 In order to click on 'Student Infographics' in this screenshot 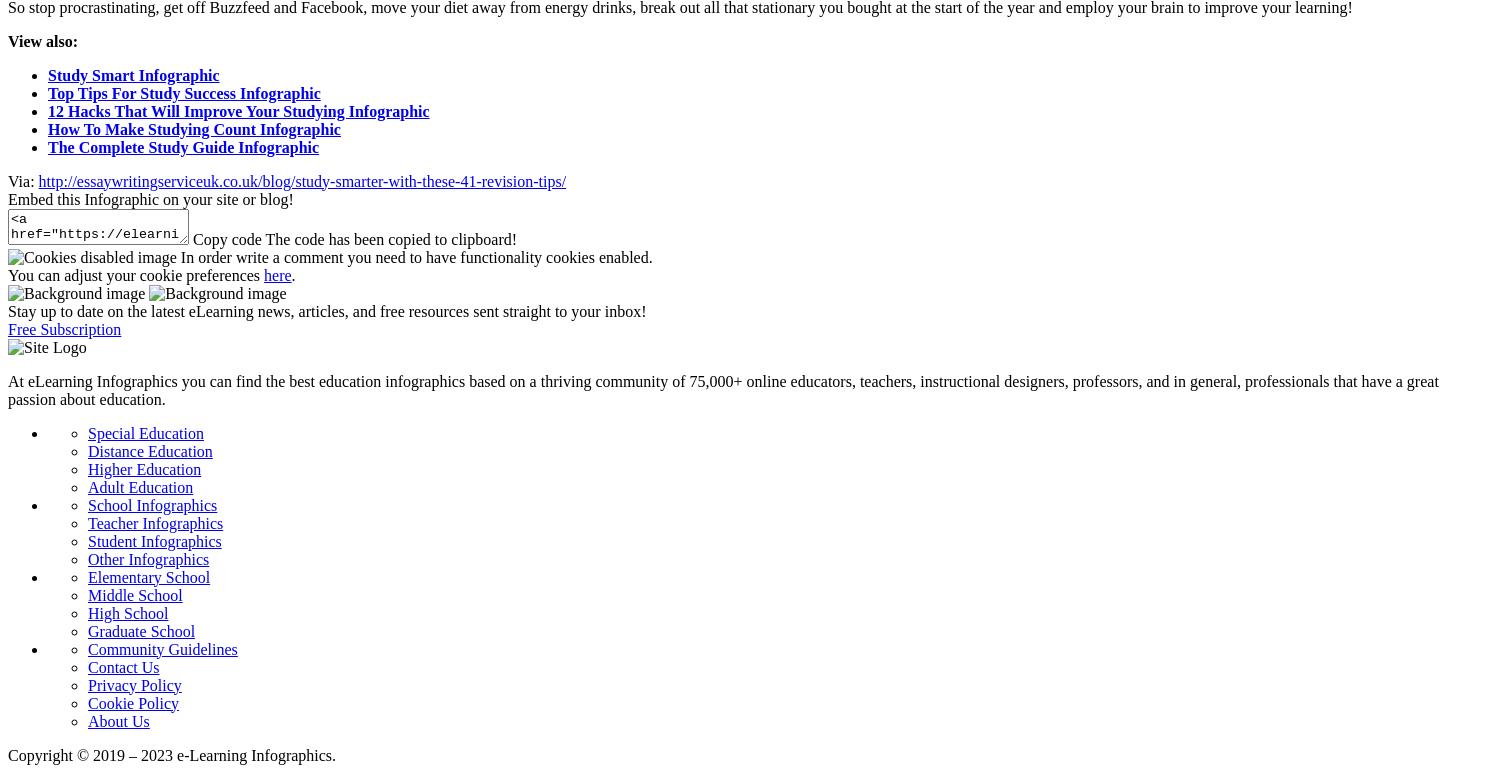, I will do `click(87, 540)`.